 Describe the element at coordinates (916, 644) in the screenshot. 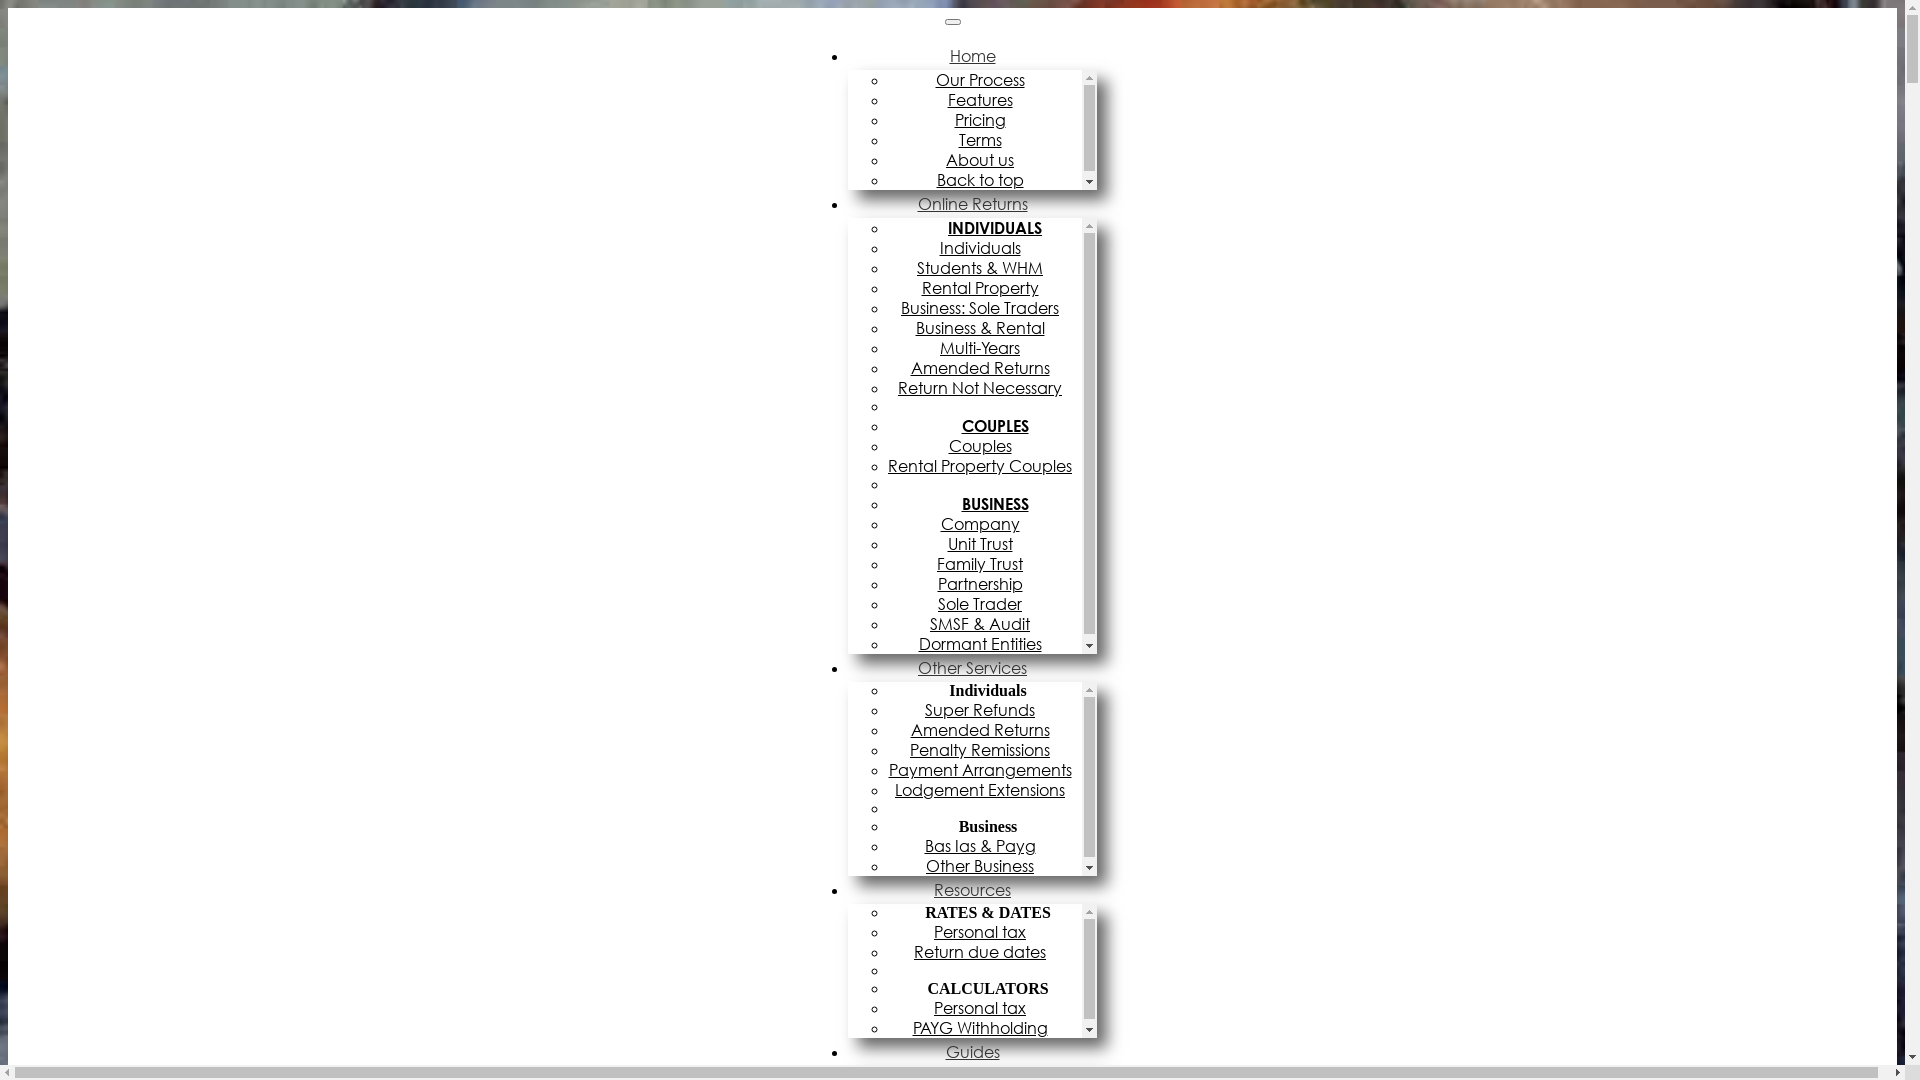

I see `'Dormant Entities'` at that location.